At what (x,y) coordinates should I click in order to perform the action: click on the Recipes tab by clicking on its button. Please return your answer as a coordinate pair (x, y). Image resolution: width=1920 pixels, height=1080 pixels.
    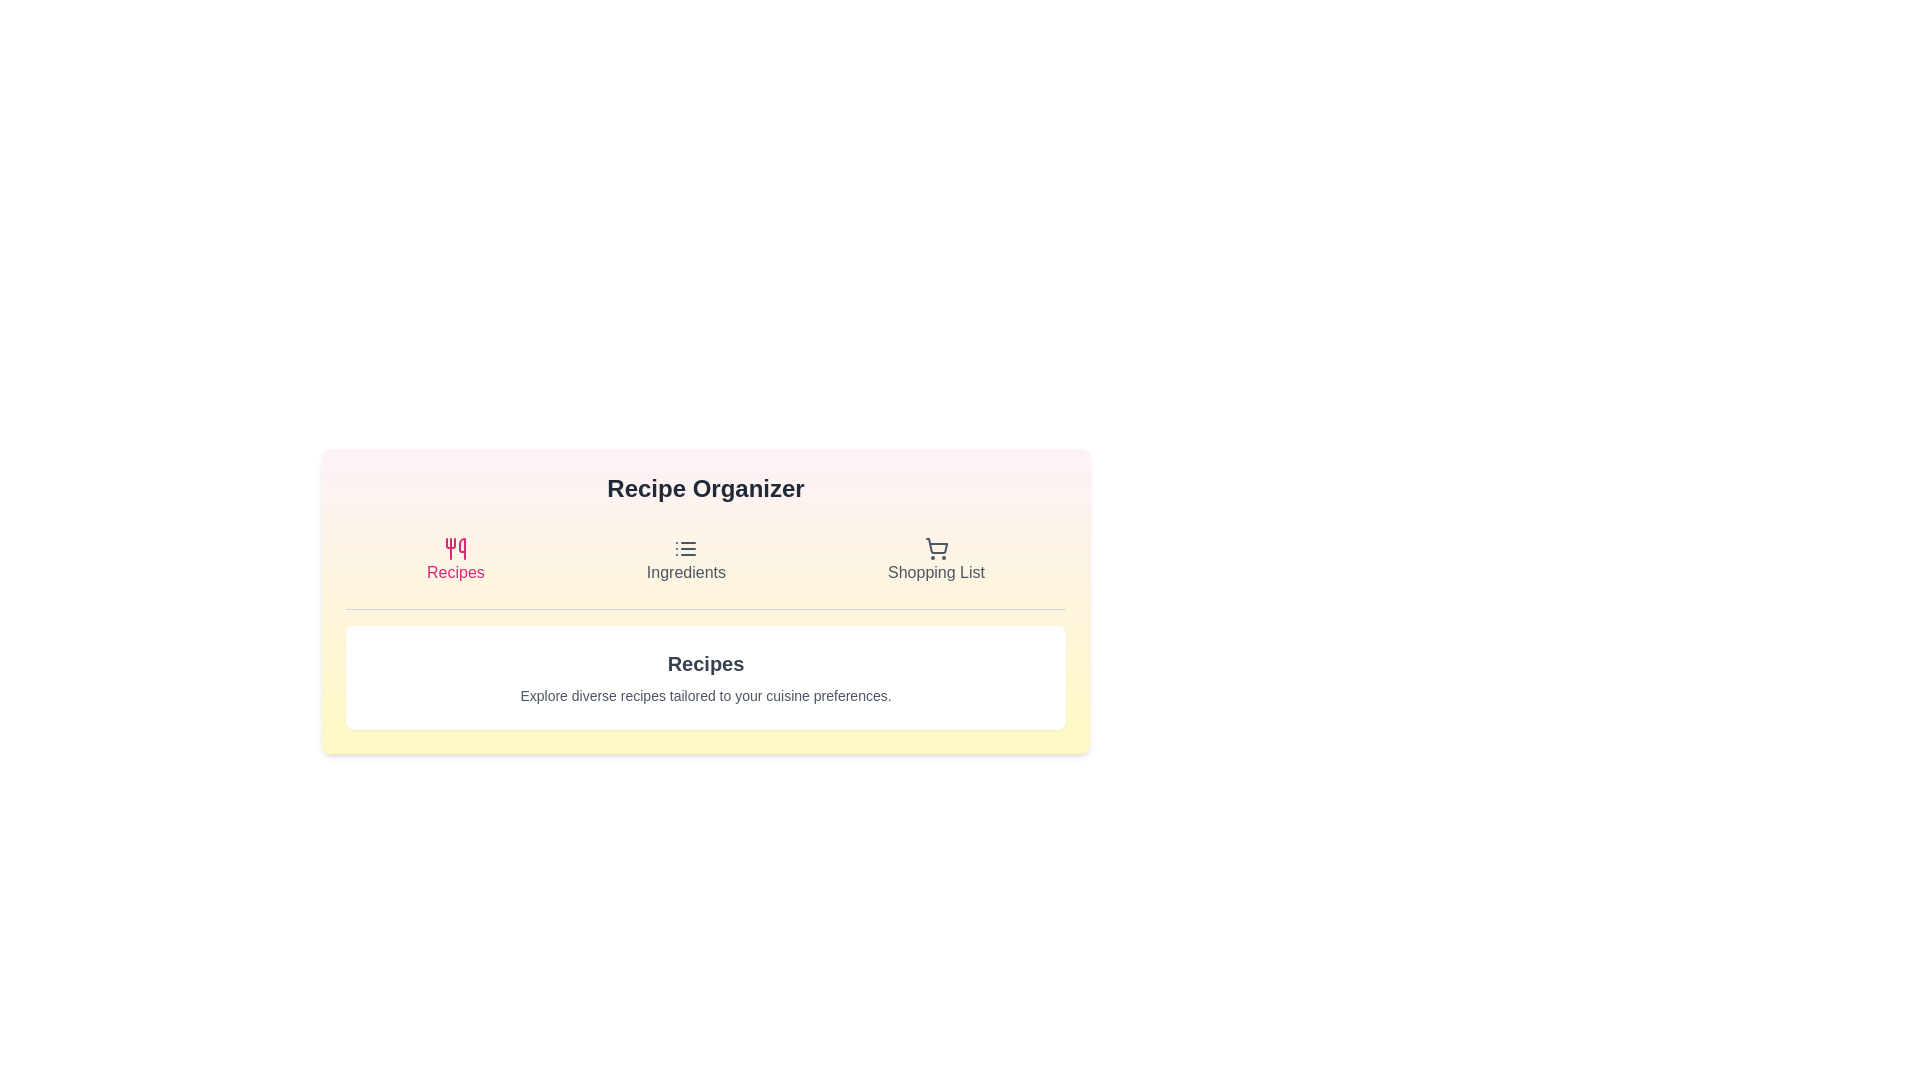
    Looking at the image, I should click on (455, 560).